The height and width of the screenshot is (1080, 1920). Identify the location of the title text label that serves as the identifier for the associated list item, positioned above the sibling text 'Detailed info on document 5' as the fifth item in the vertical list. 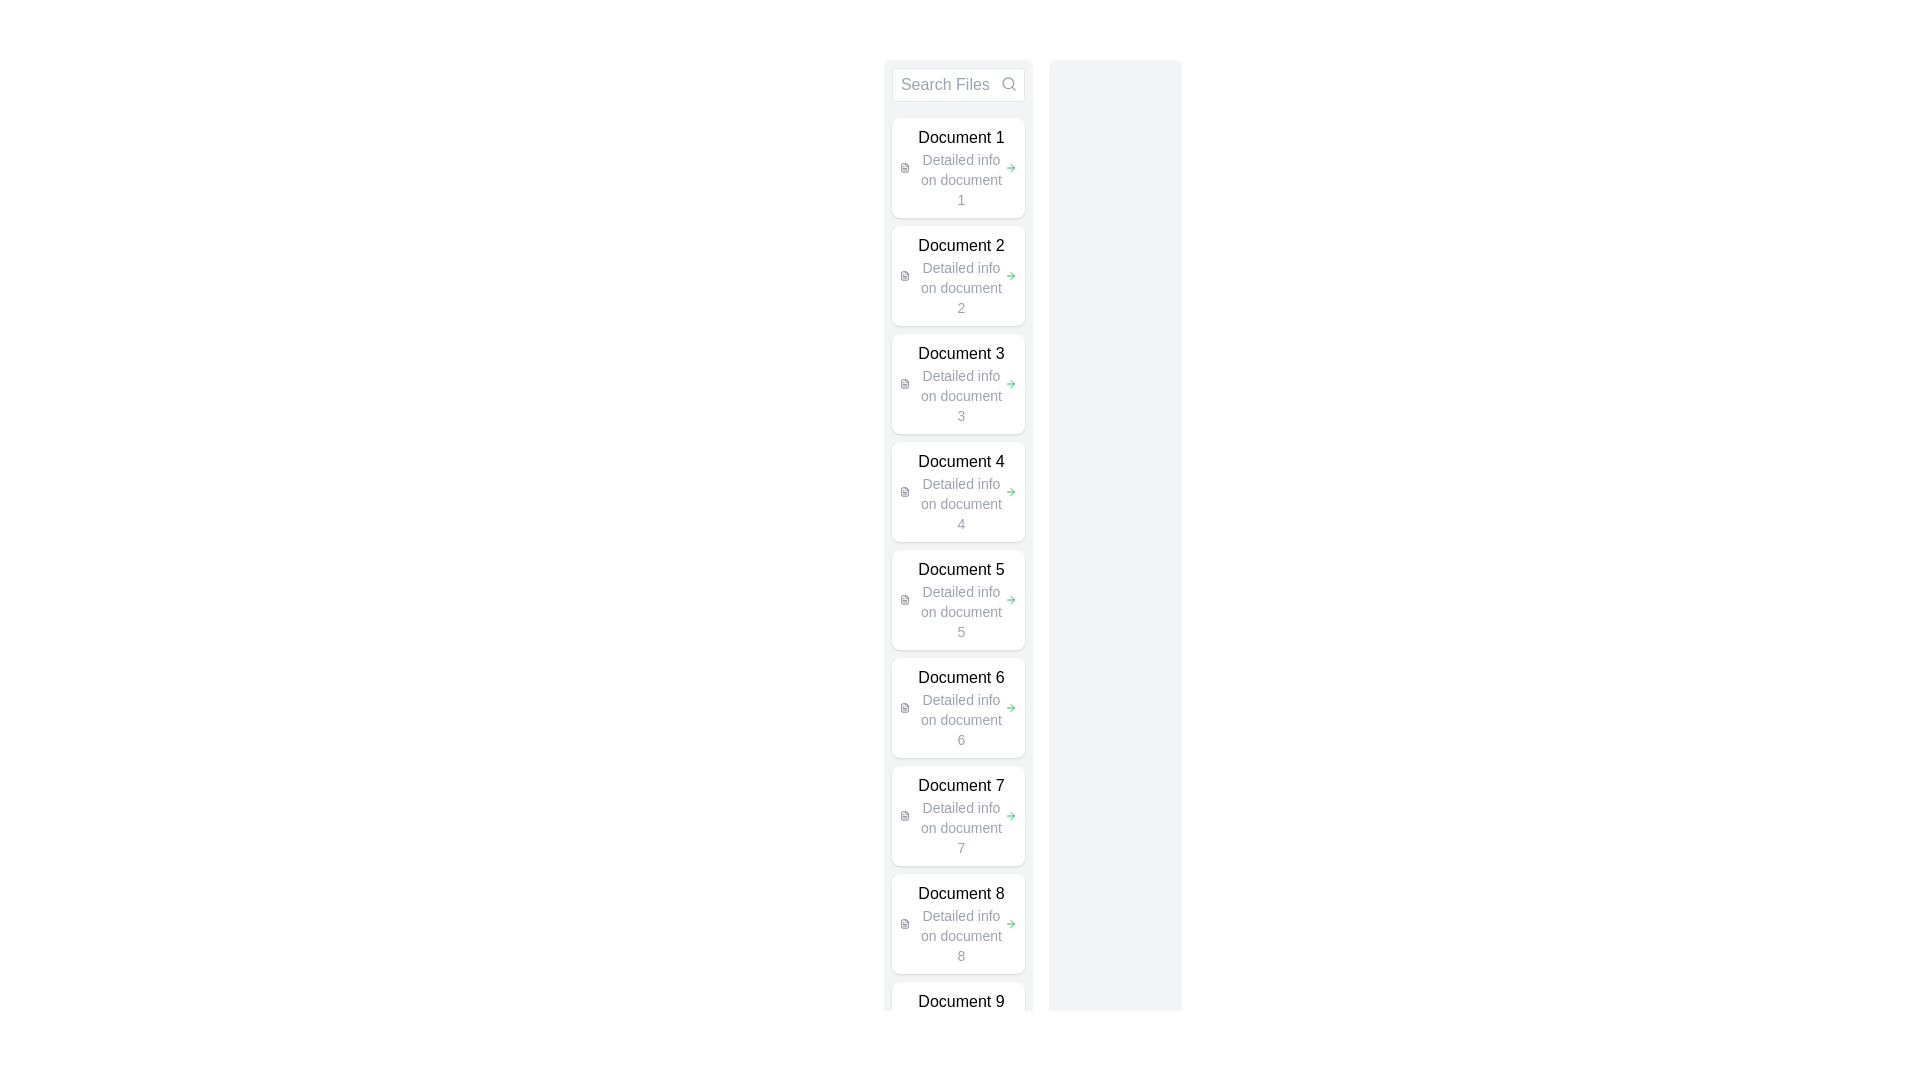
(961, 570).